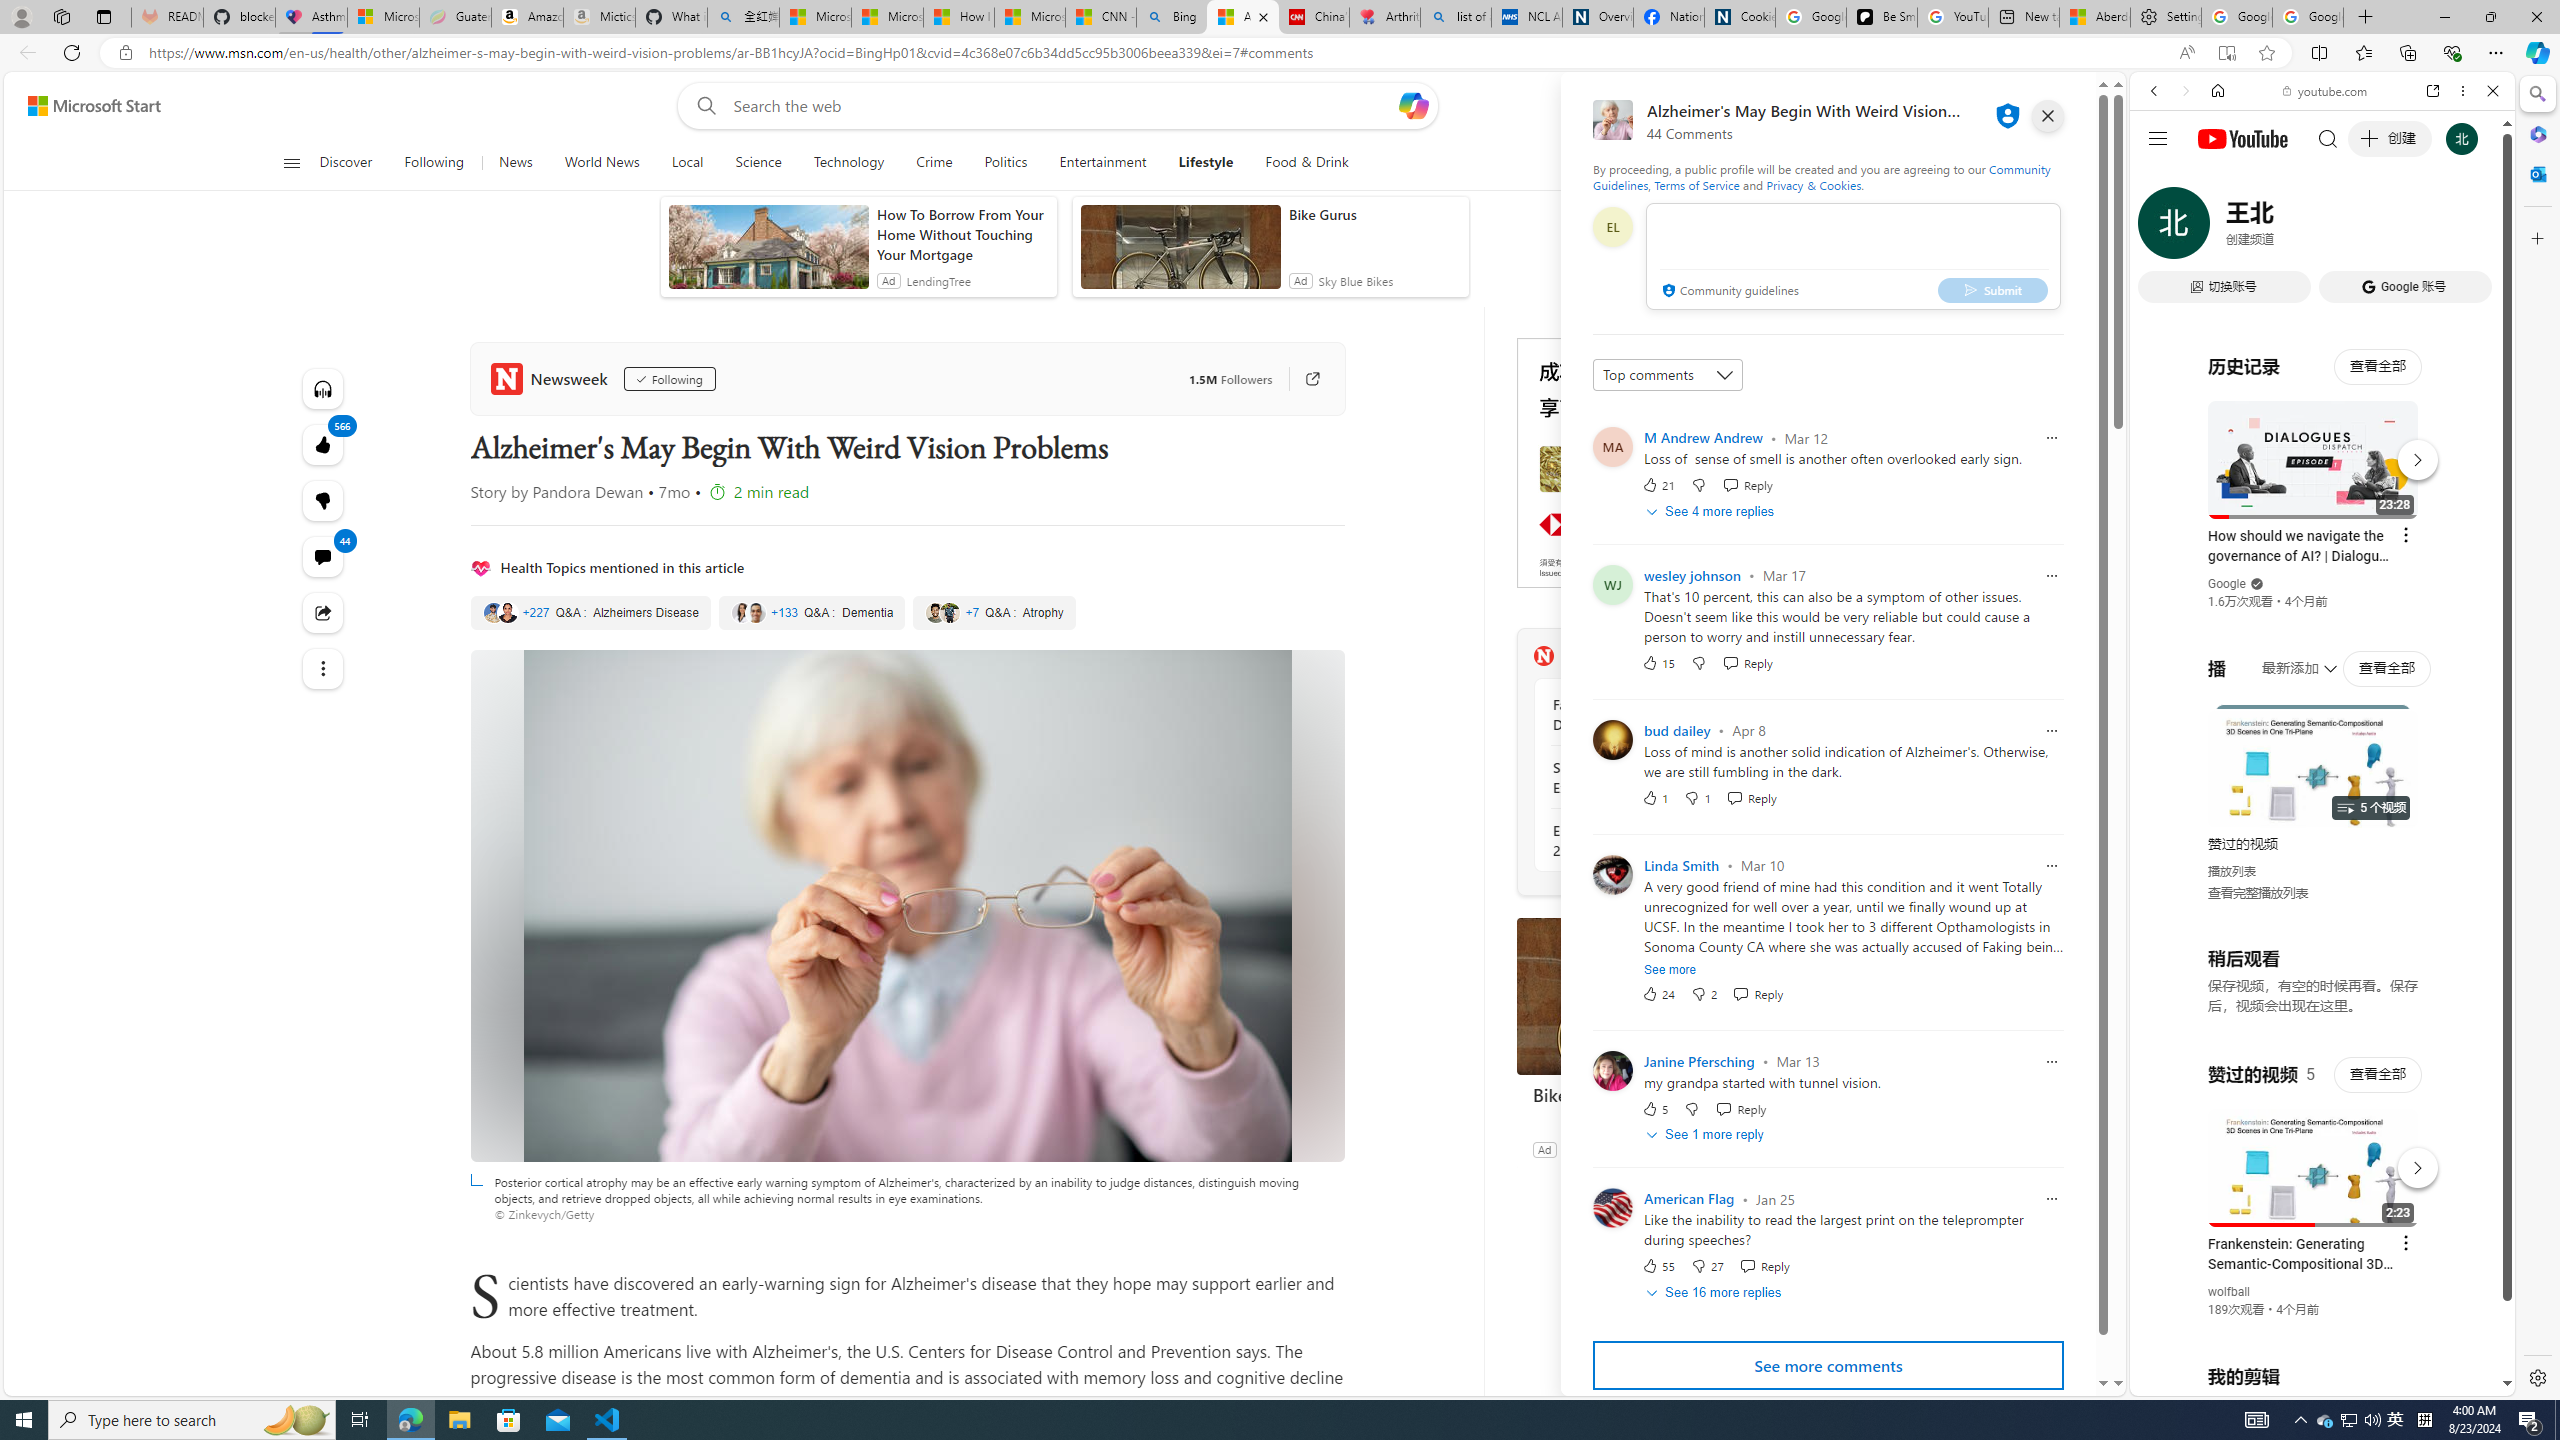 This screenshot has height=1440, width=2560. What do you see at coordinates (1738, 16) in the screenshot?
I see `'Cookies'` at bounding box center [1738, 16].